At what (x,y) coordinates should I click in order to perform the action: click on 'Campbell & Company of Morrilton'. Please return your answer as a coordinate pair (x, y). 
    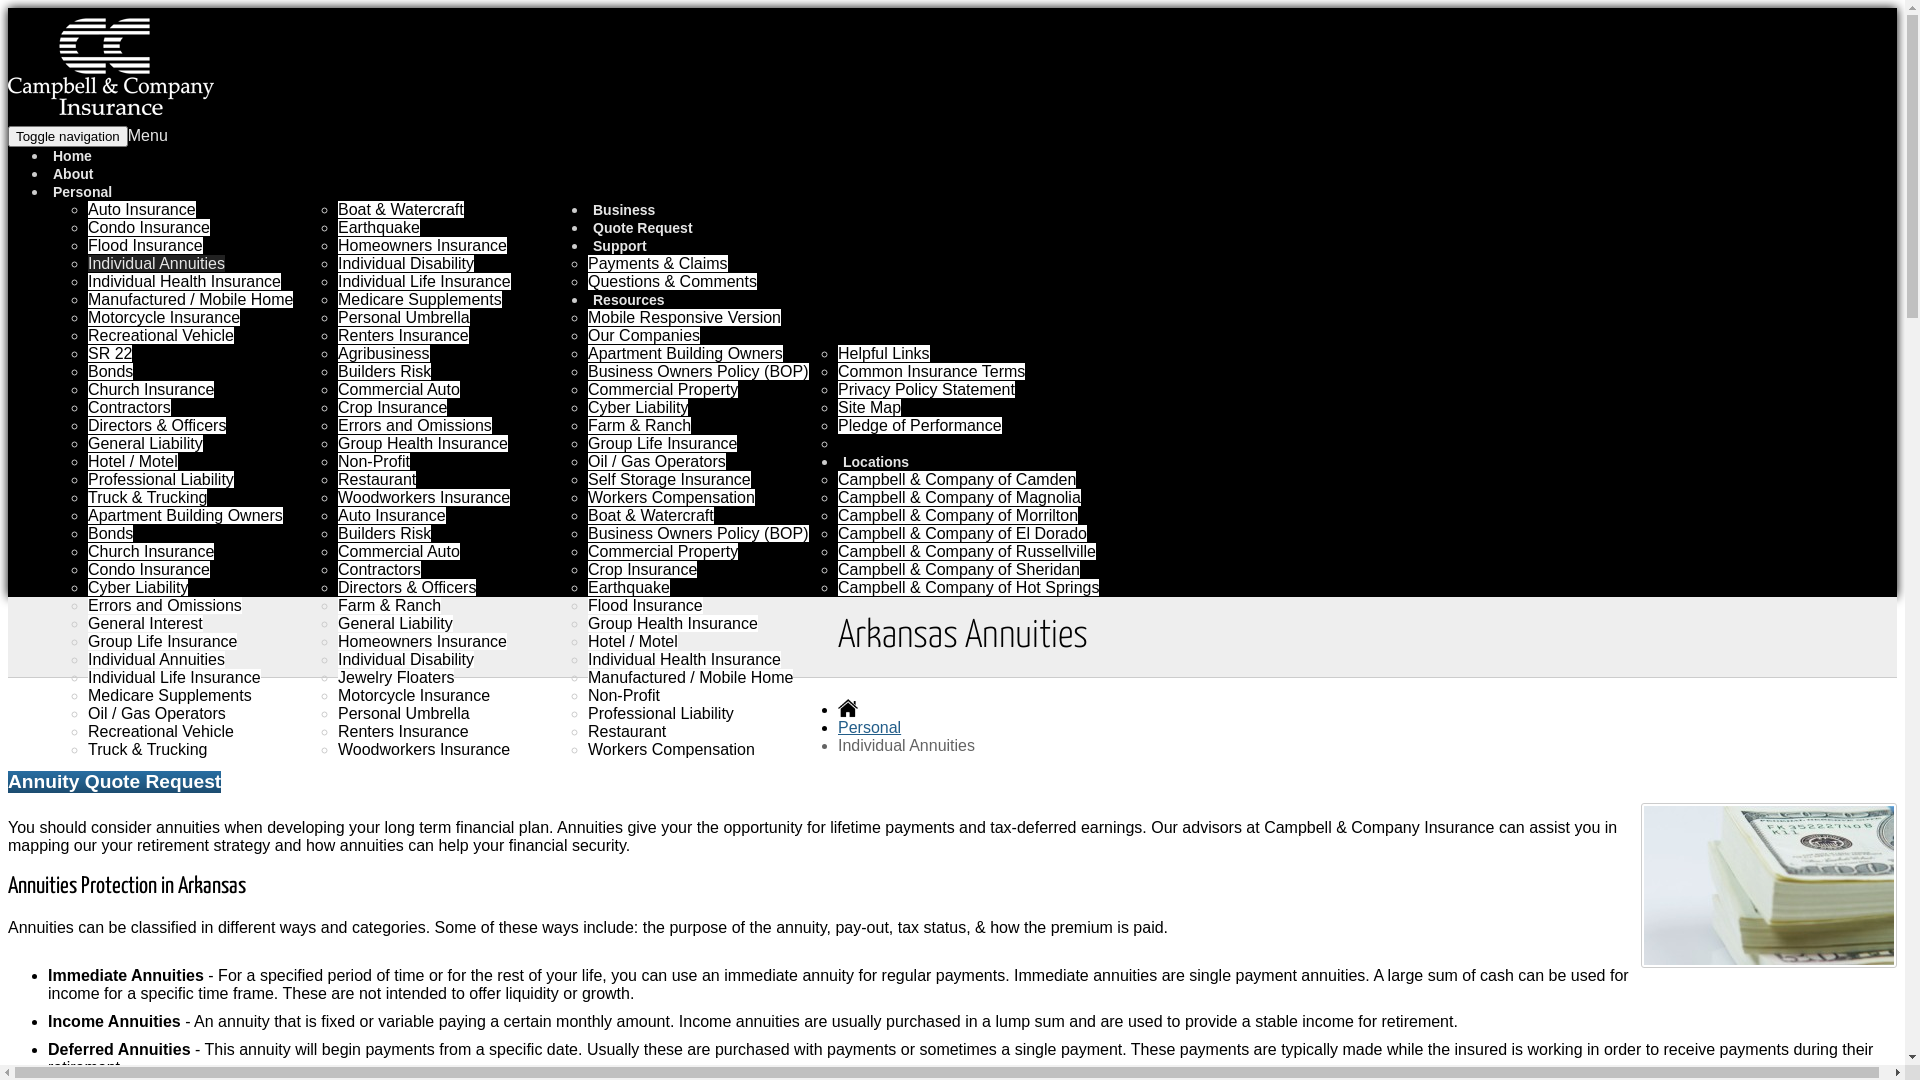
    Looking at the image, I should click on (957, 514).